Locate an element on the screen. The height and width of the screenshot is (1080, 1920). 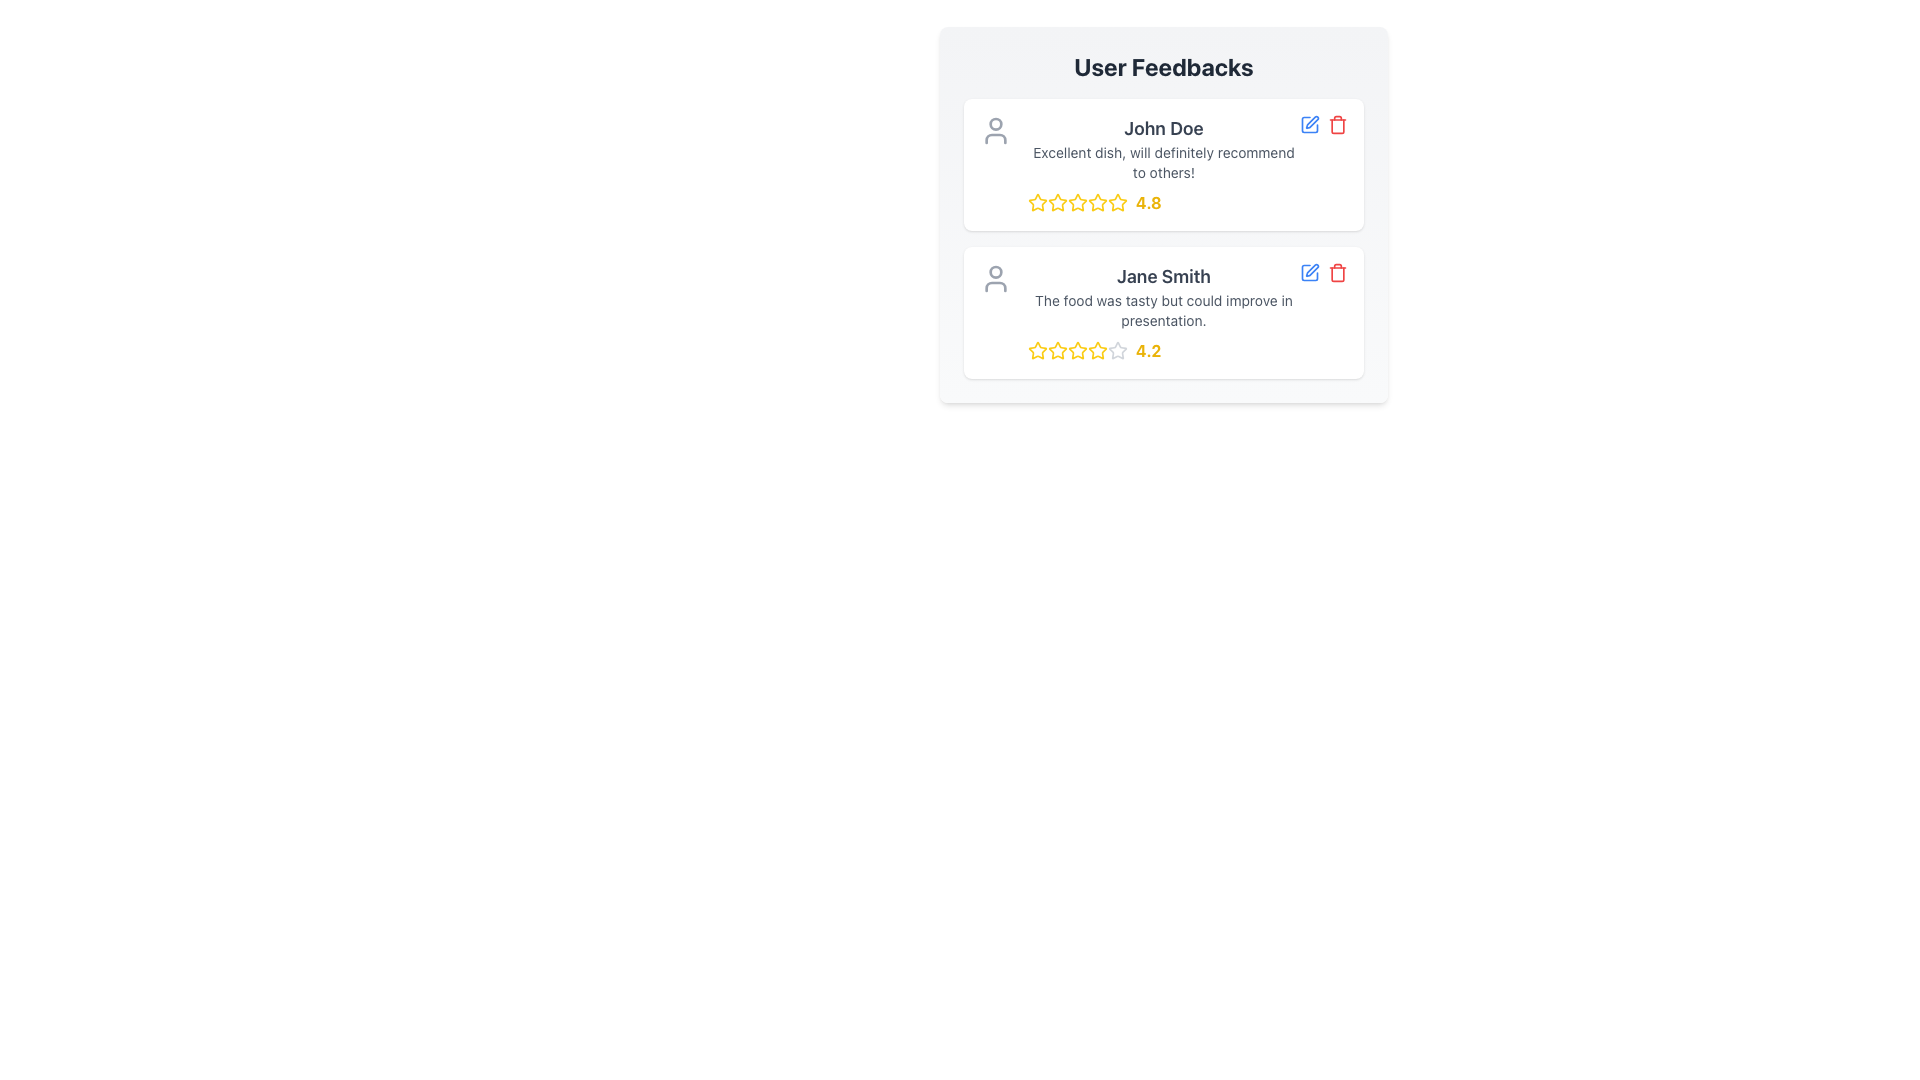
the fourth yellow star icon in the second user feedback card, which is part of a rating system is located at coordinates (1097, 349).